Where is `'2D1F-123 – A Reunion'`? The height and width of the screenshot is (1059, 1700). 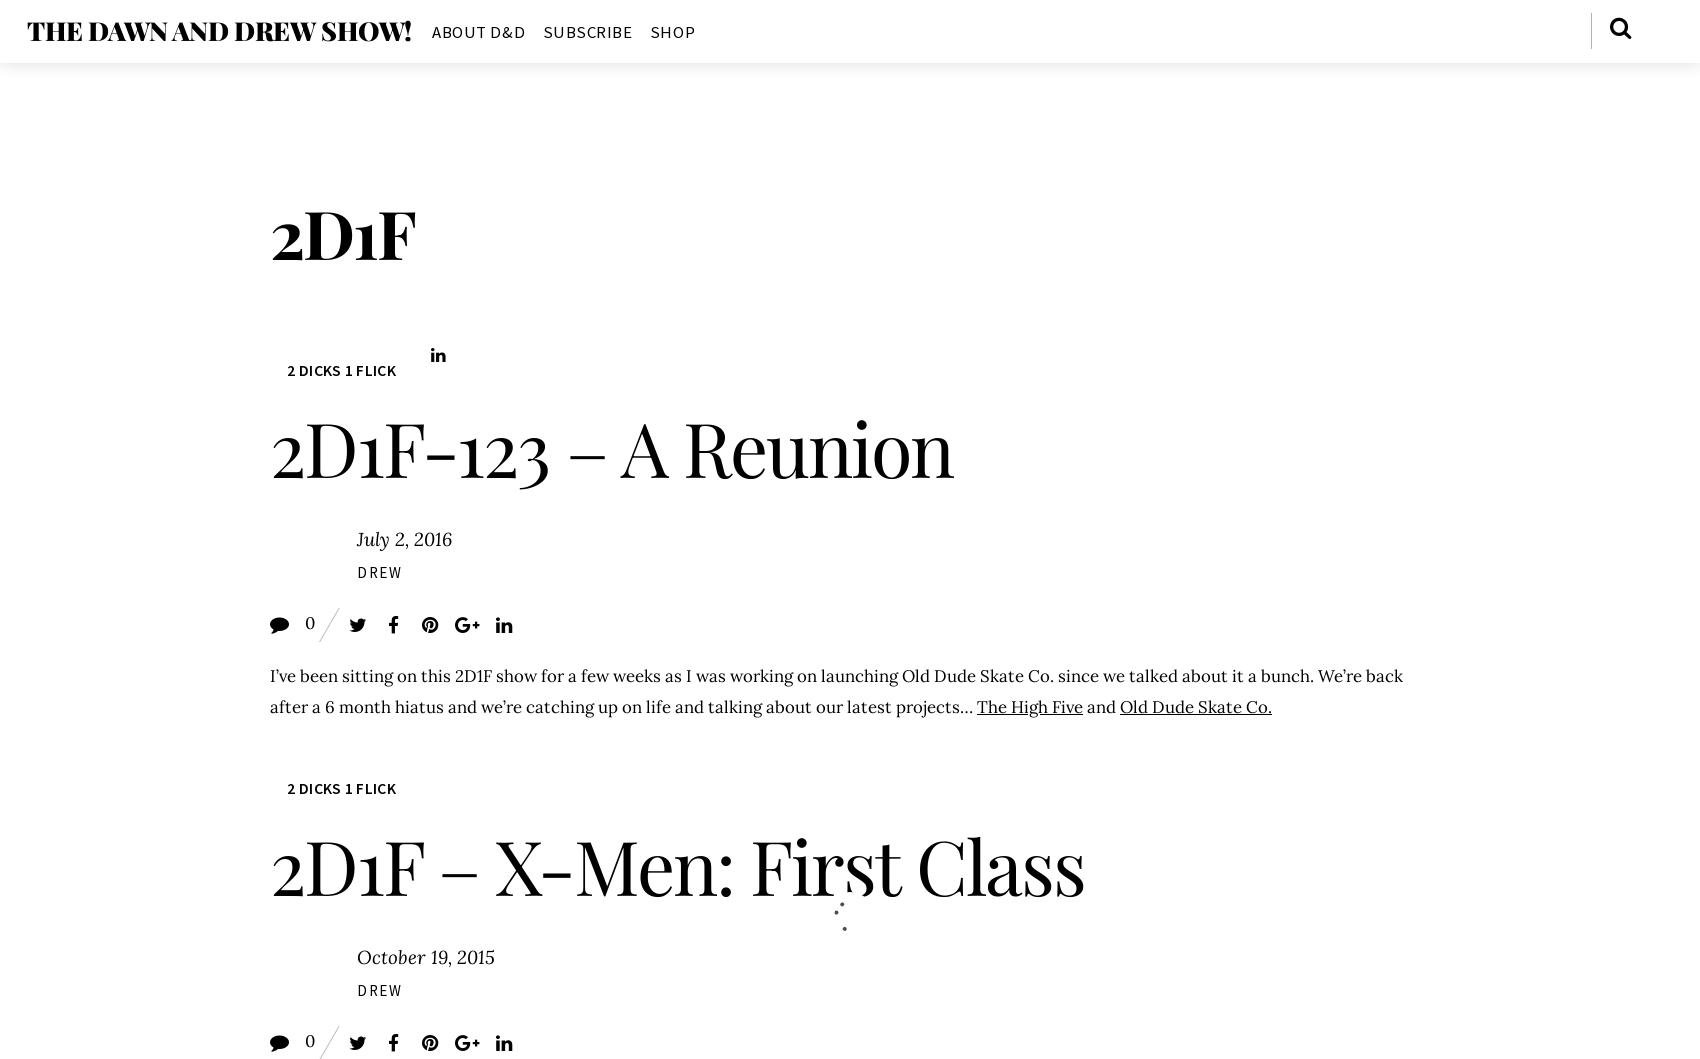 '2D1F-123 – A Reunion' is located at coordinates (609, 446).